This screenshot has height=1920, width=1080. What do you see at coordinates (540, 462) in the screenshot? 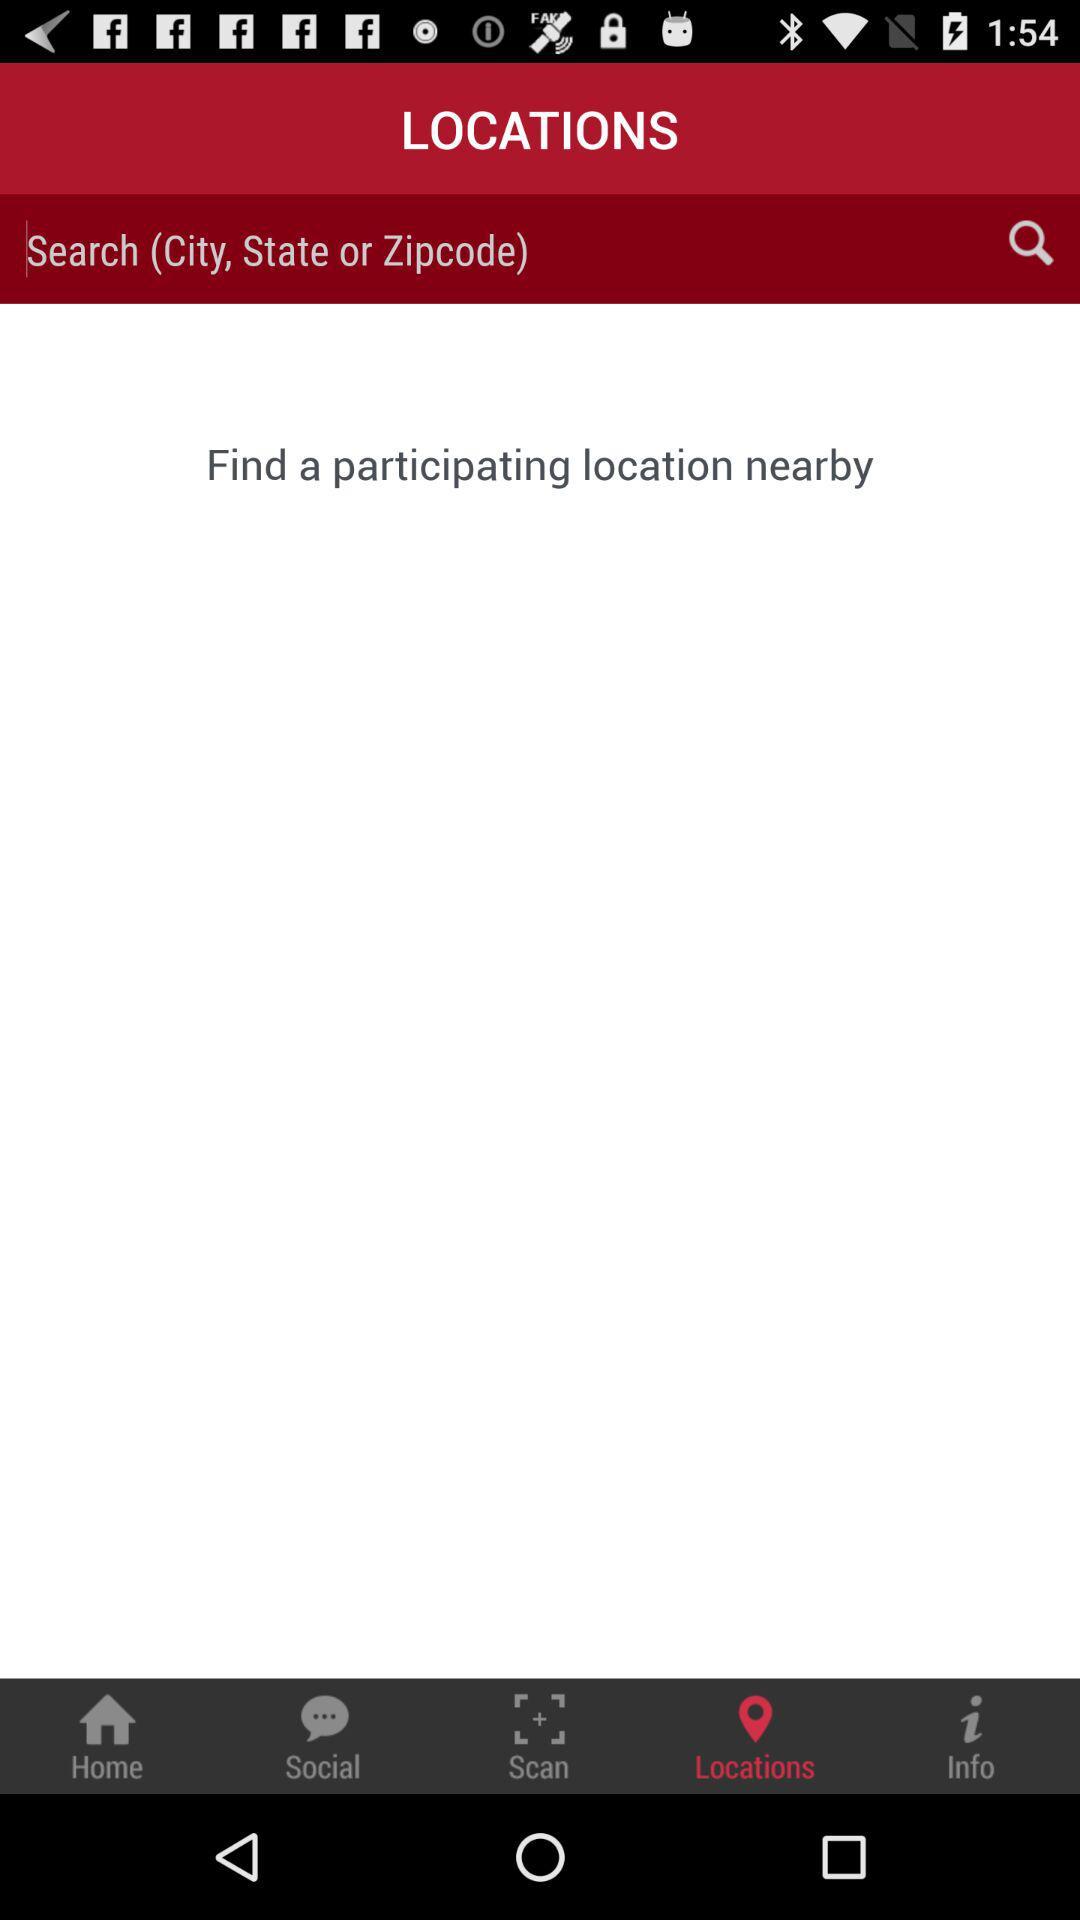
I see `find a participating app` at bounding box center [540, 462].